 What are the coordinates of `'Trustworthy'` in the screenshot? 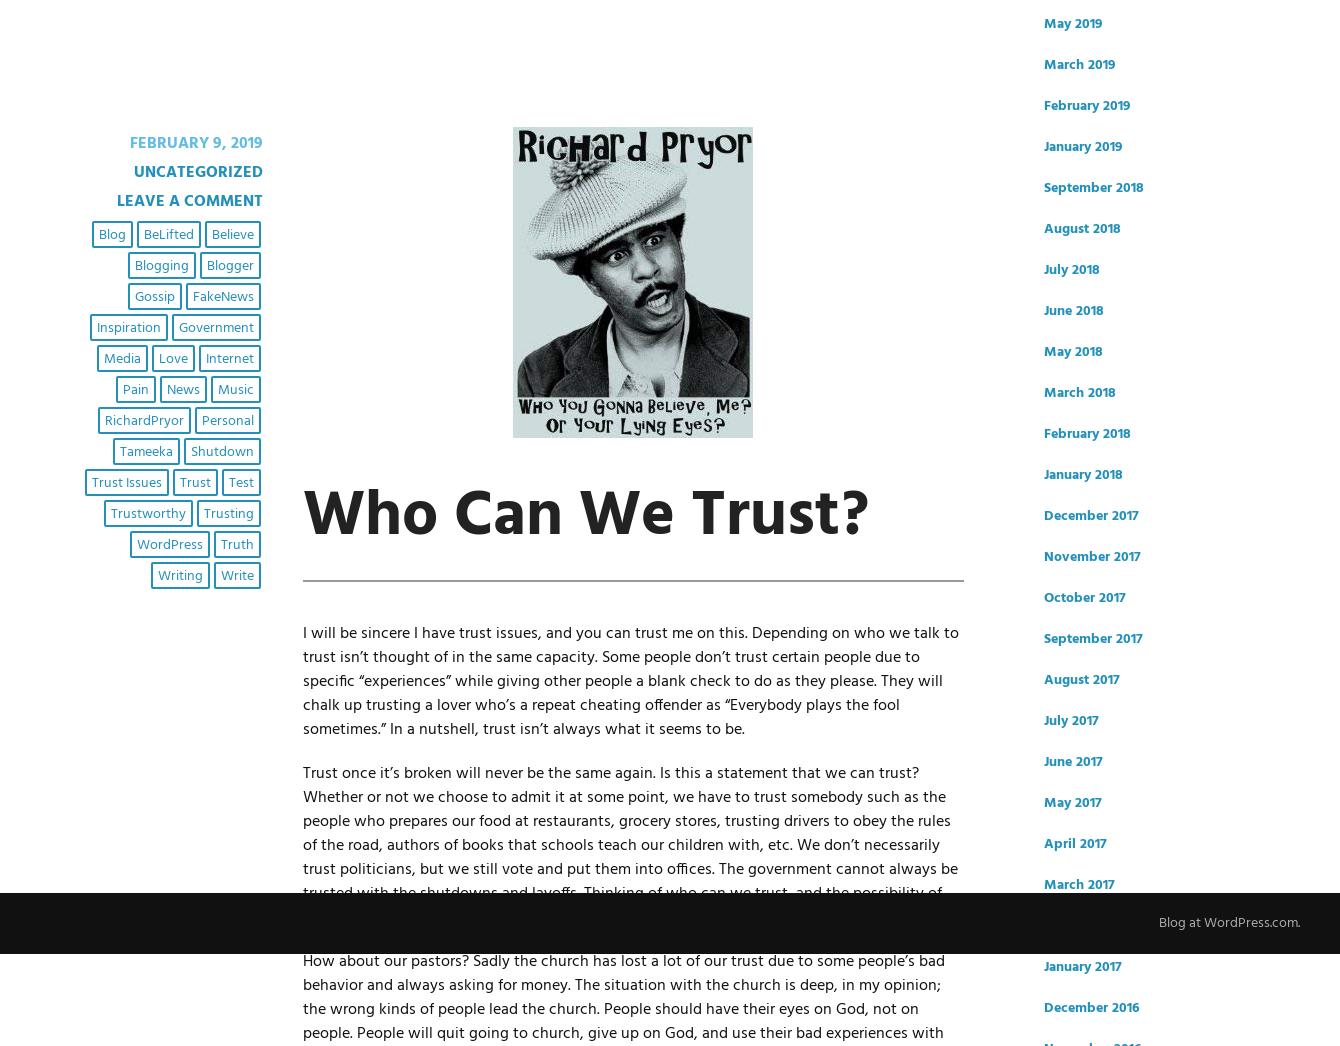 It's located at (110, 513).